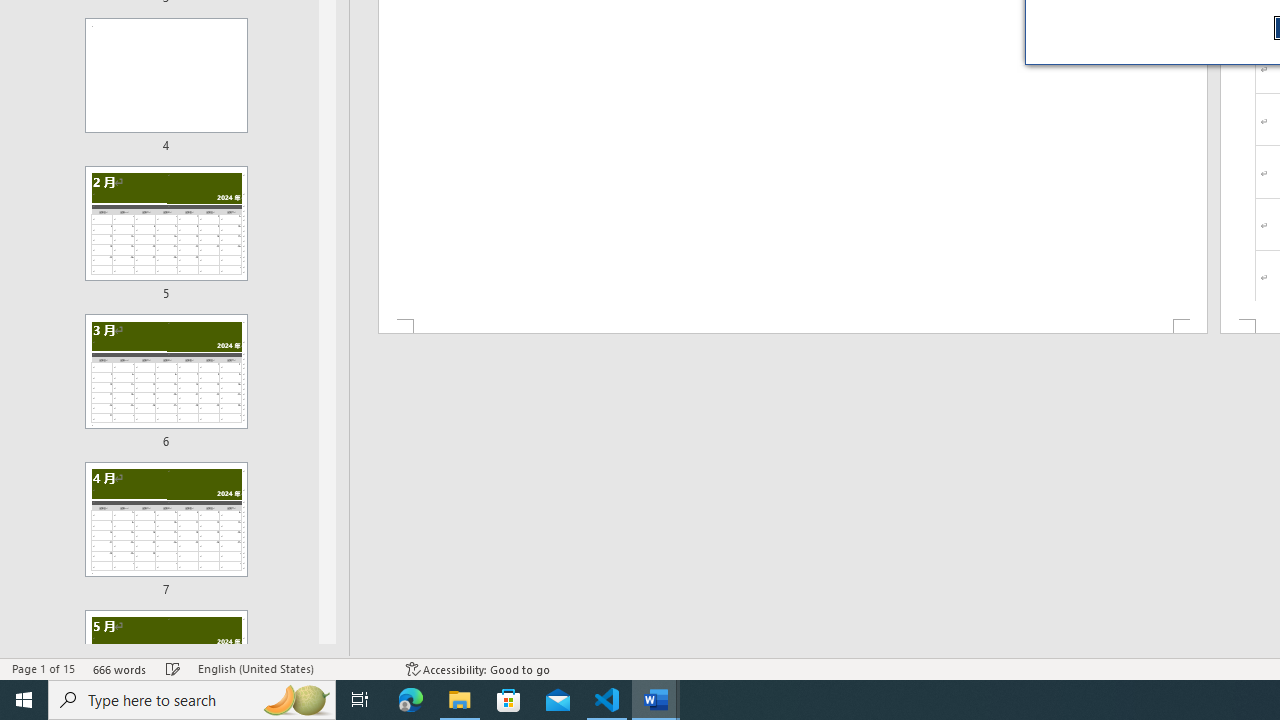 The height and width of the screenshot is (720, 1280). I want to click on 'Word - 2 running windows', so click(656, 698).